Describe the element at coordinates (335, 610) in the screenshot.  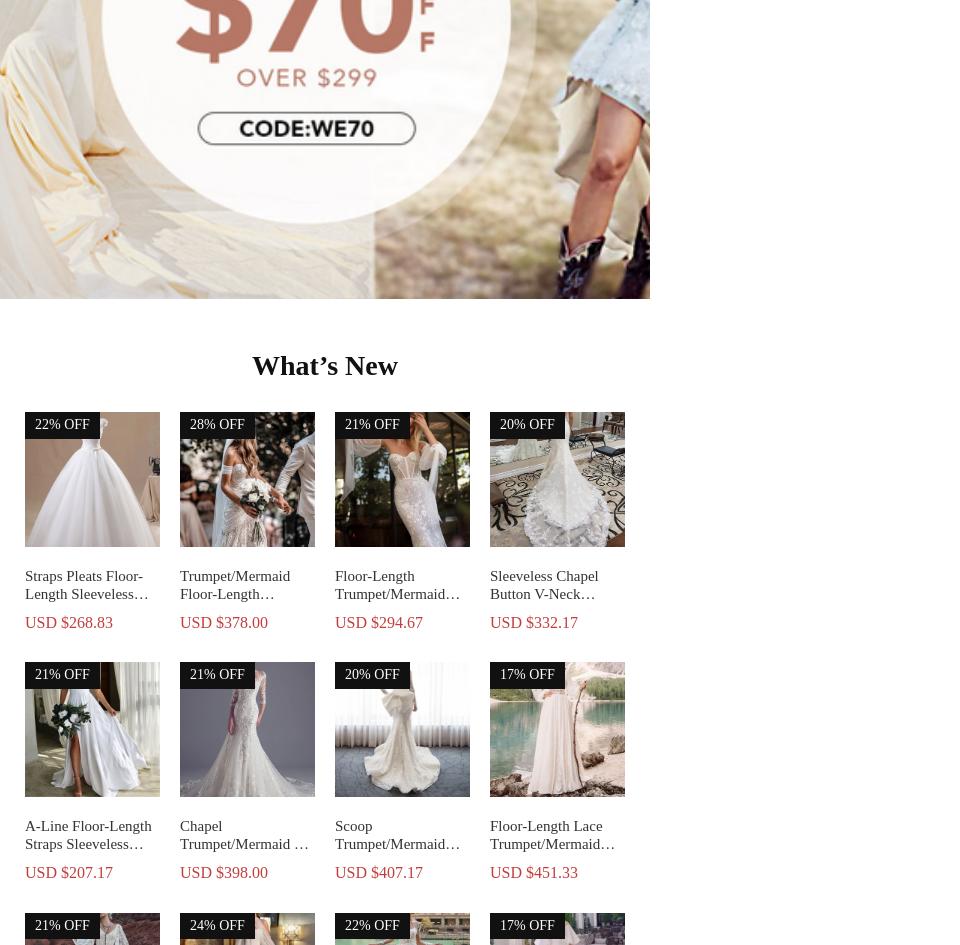
I see `'Floor-Length Trumpet/Mermaid Sweep/Brush Lace Garden/Outdoor Wedding Dress'` at that location.